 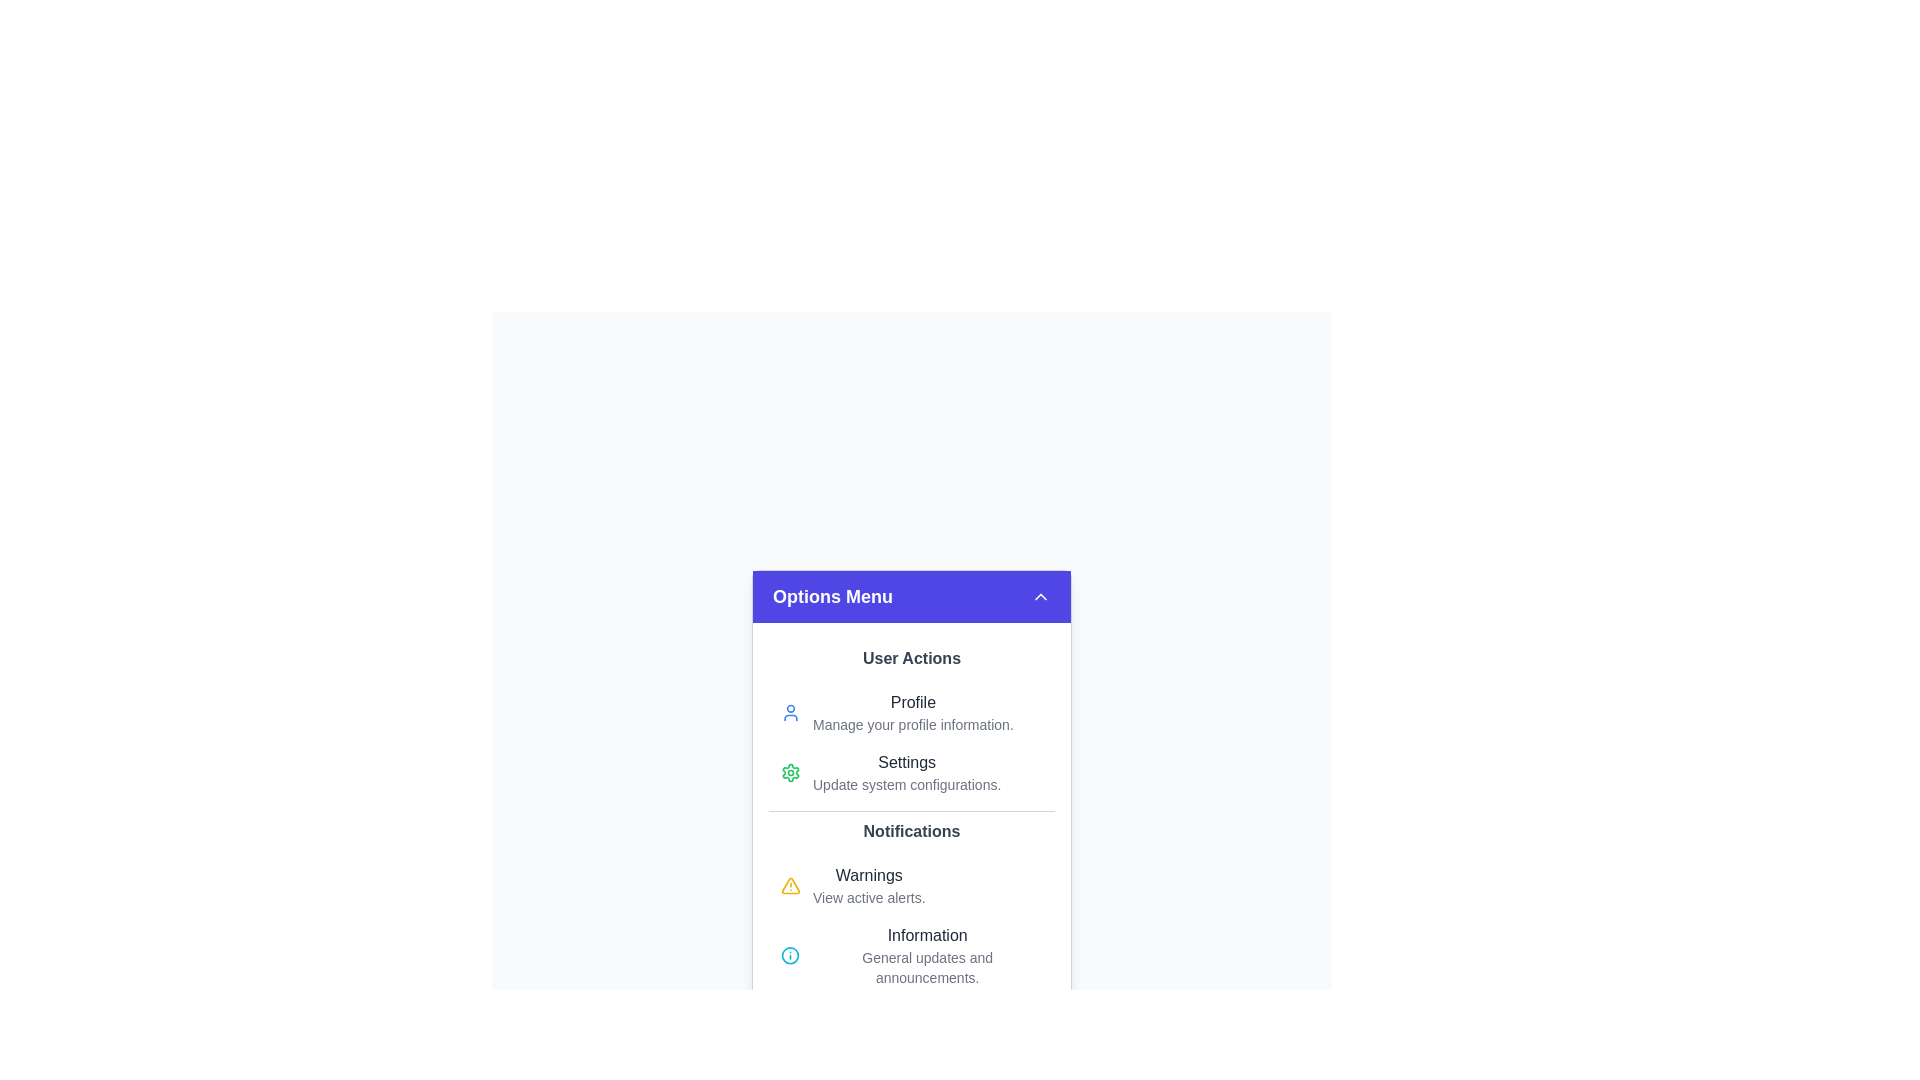 I want to click on supplementary text label 'Manage your profile information.' located directly beneath the 'Profile' label in the 'Options Menu' section under 'User Actions', so click(x=912, y=725).